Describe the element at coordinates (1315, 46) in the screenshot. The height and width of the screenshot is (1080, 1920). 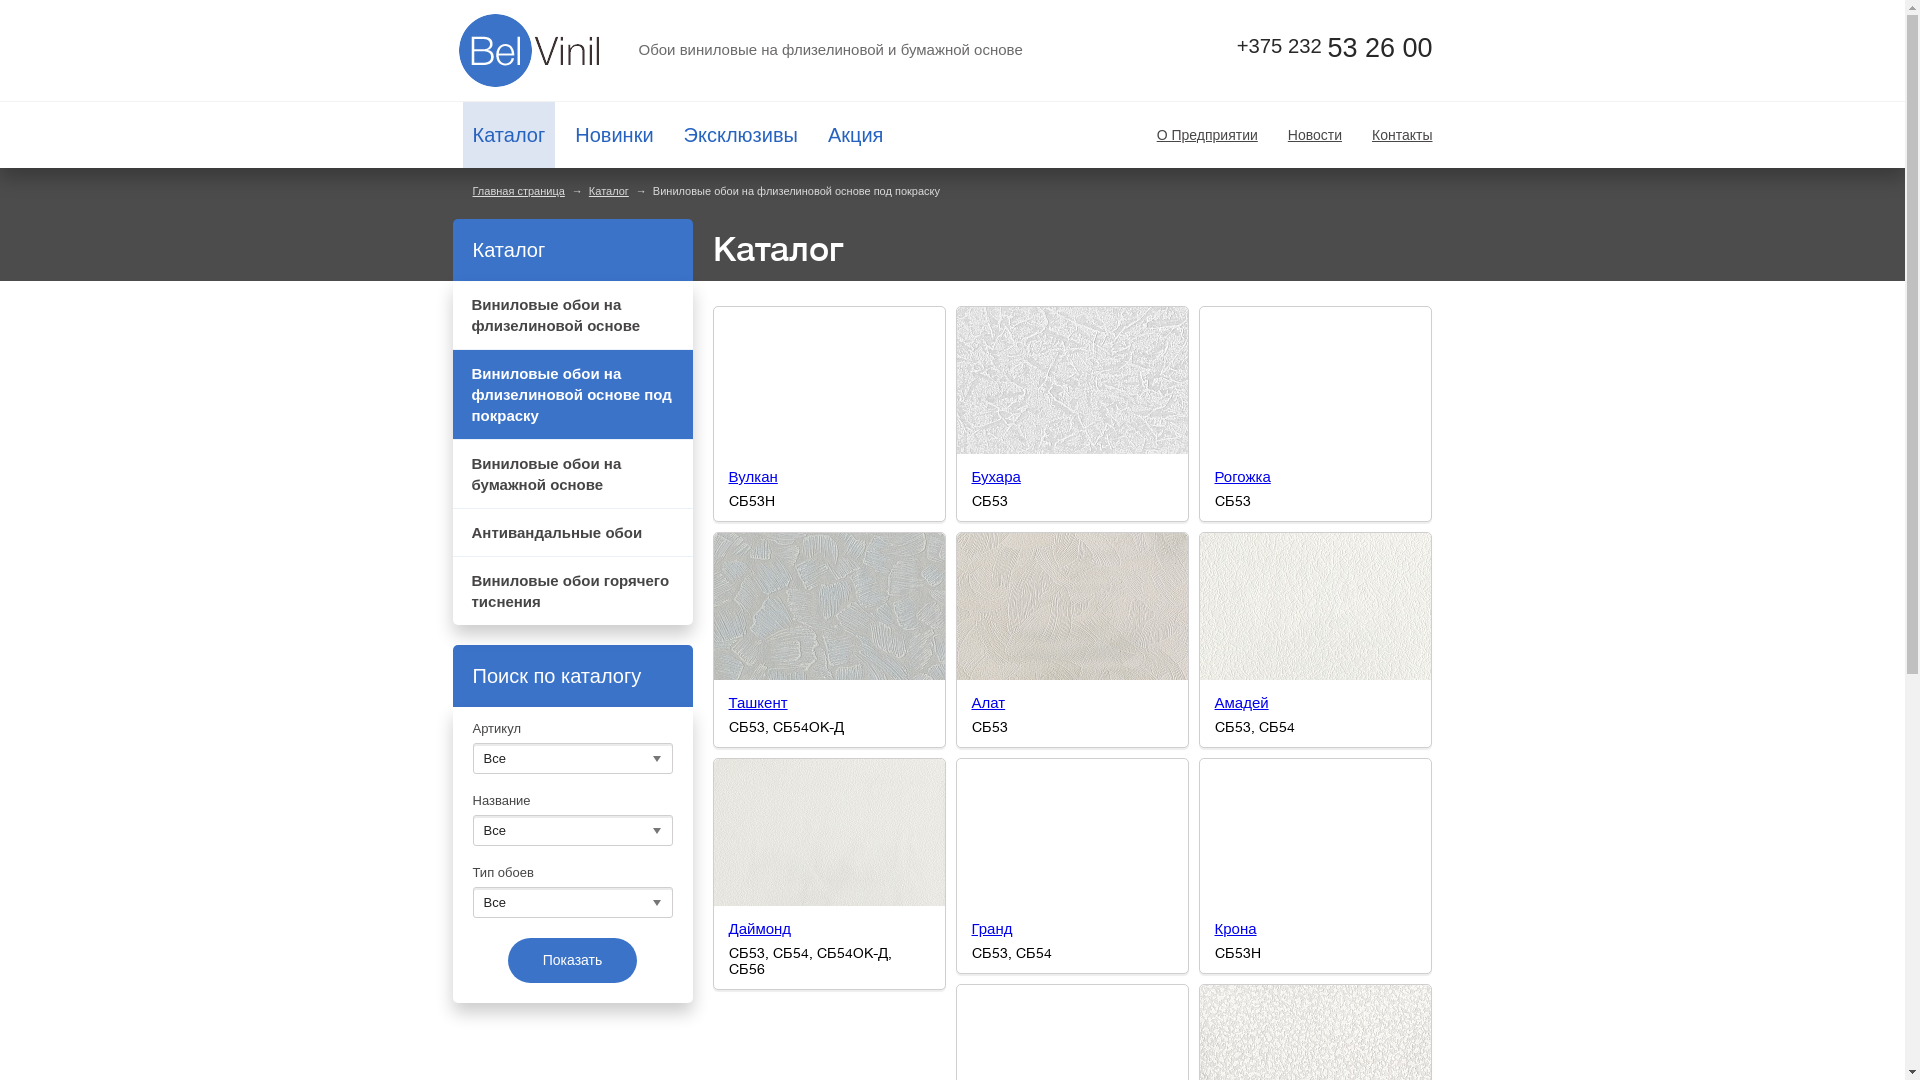
I see `'+375 232 53 26 00'` at that location.